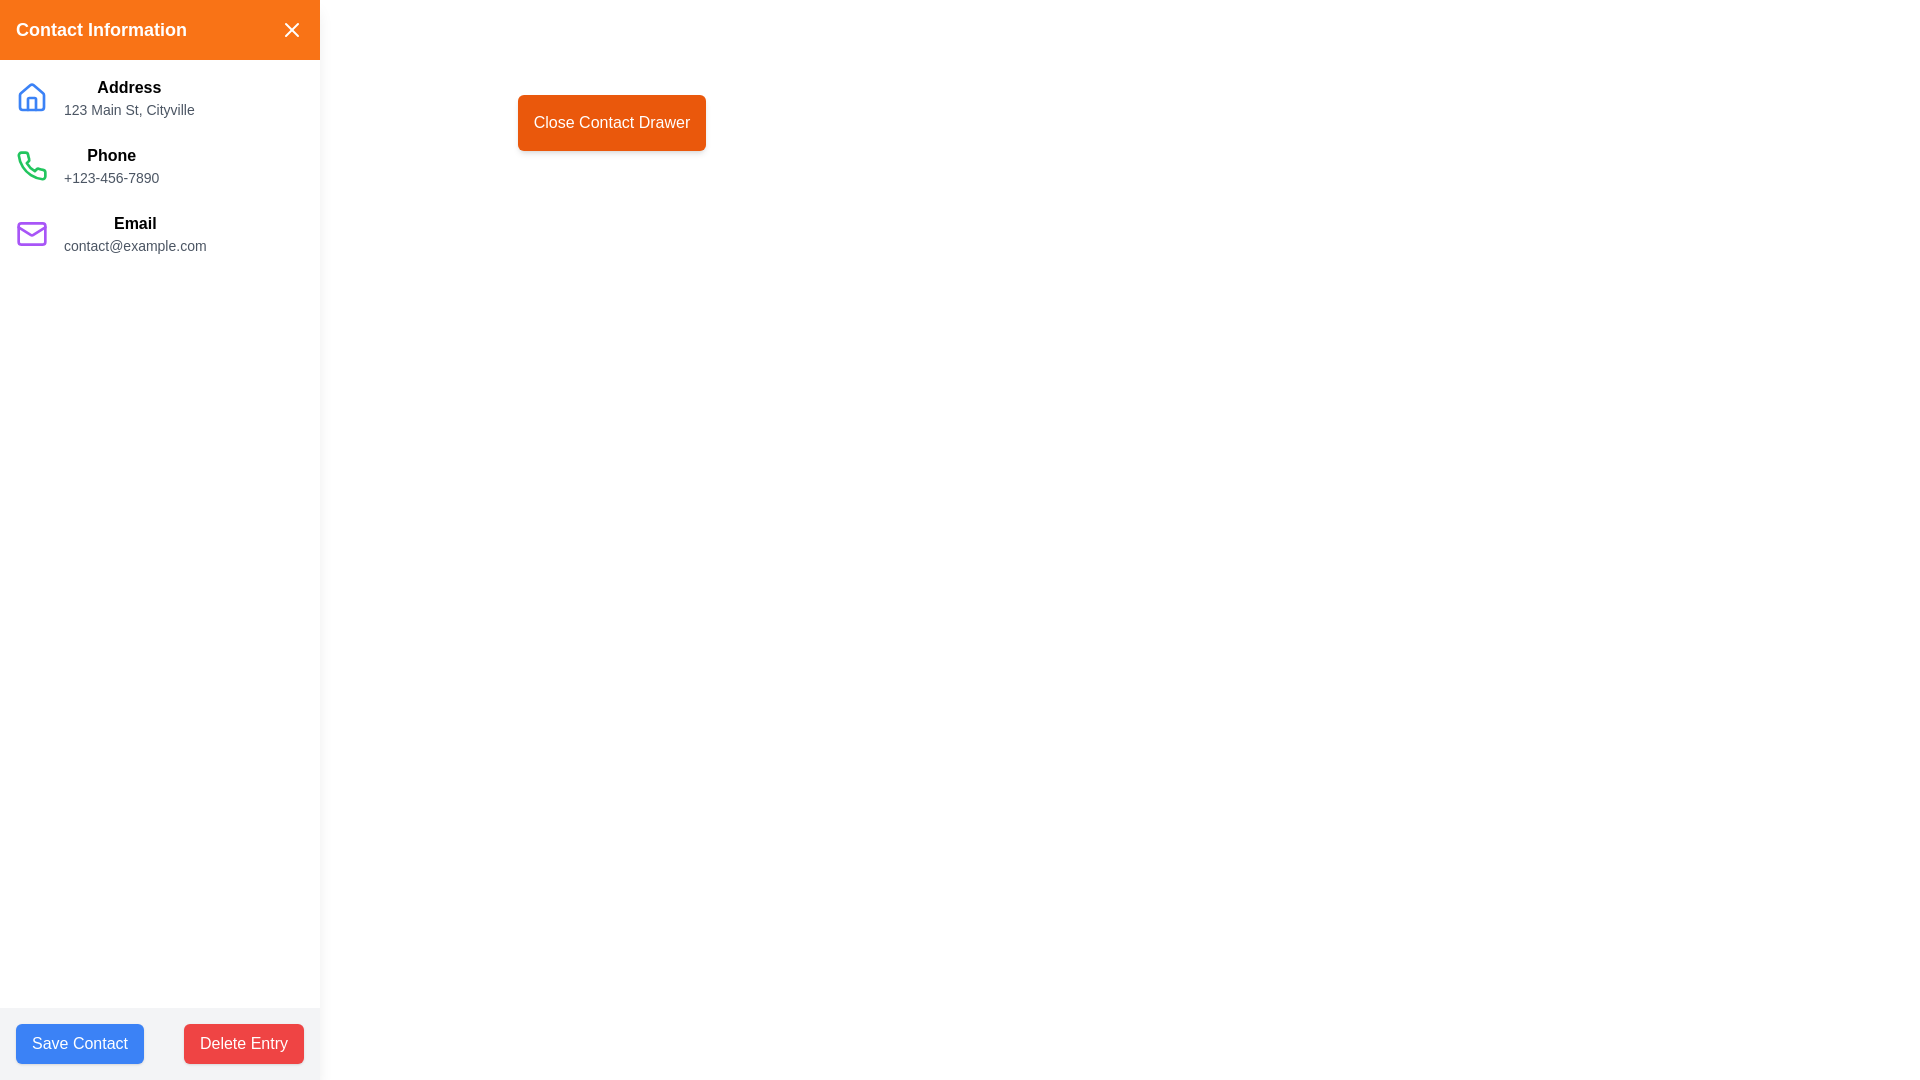  What do you see at coordinates (32, 96) in the screenshot?
I see `the SVG icon representing the 'Address' section within the contact information panel, located above the text 'Address'` at bounding box center [32, 96].